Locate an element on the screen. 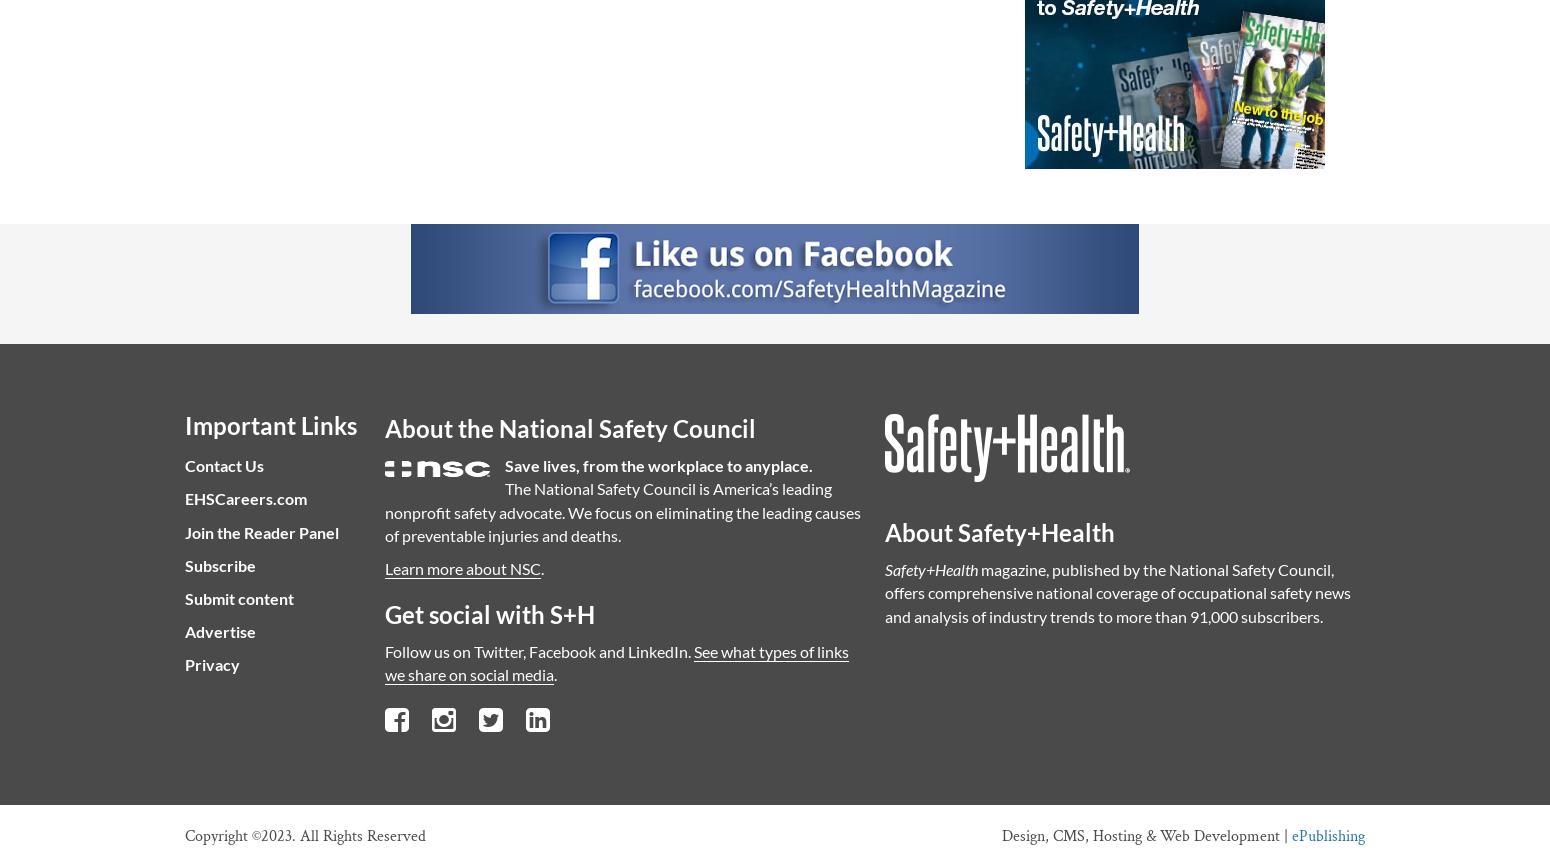  'Privacy' is located at coordinates (211, 663).